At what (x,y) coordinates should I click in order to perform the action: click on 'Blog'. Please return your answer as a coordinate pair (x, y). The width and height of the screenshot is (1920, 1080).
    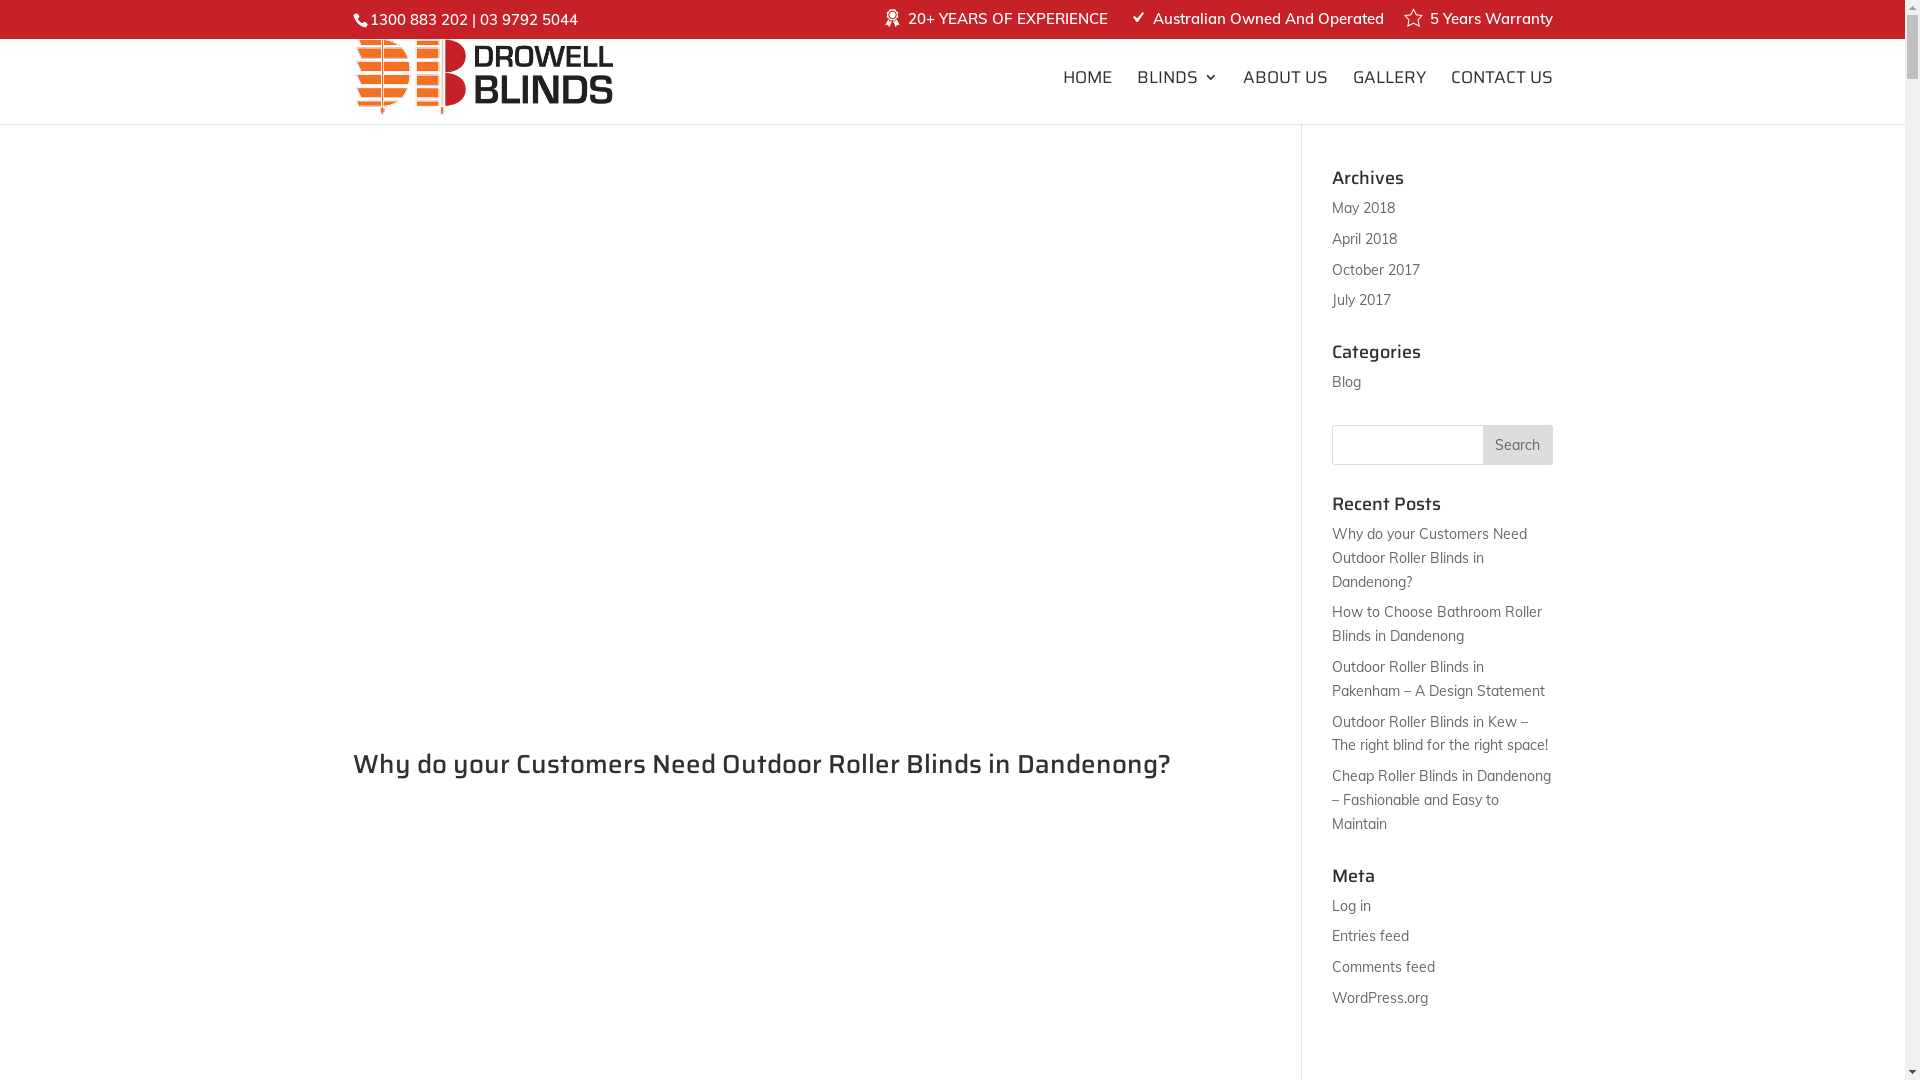
    Looking at the image, I should click on (1346, 381).